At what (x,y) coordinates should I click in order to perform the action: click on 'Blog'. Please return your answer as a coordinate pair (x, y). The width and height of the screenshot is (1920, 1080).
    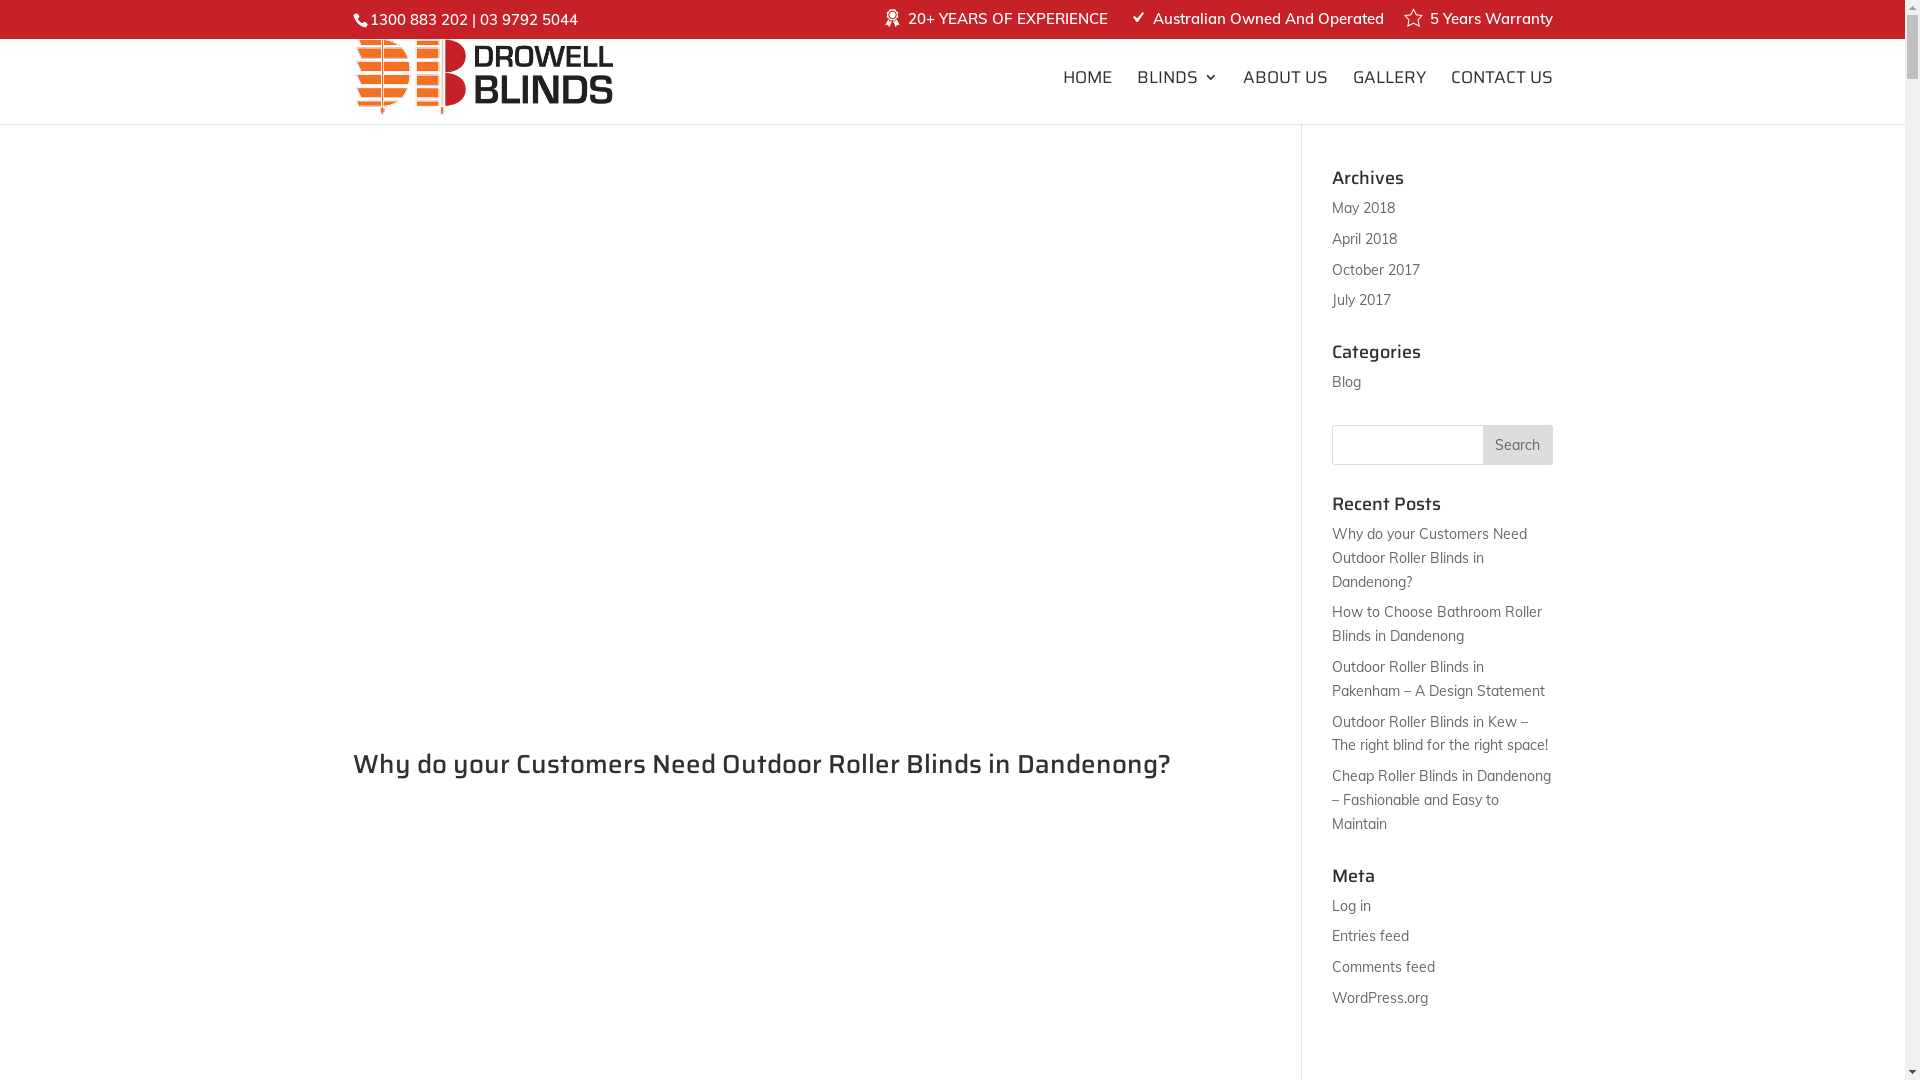
    Looking at the image, I should click on (1346, 381).